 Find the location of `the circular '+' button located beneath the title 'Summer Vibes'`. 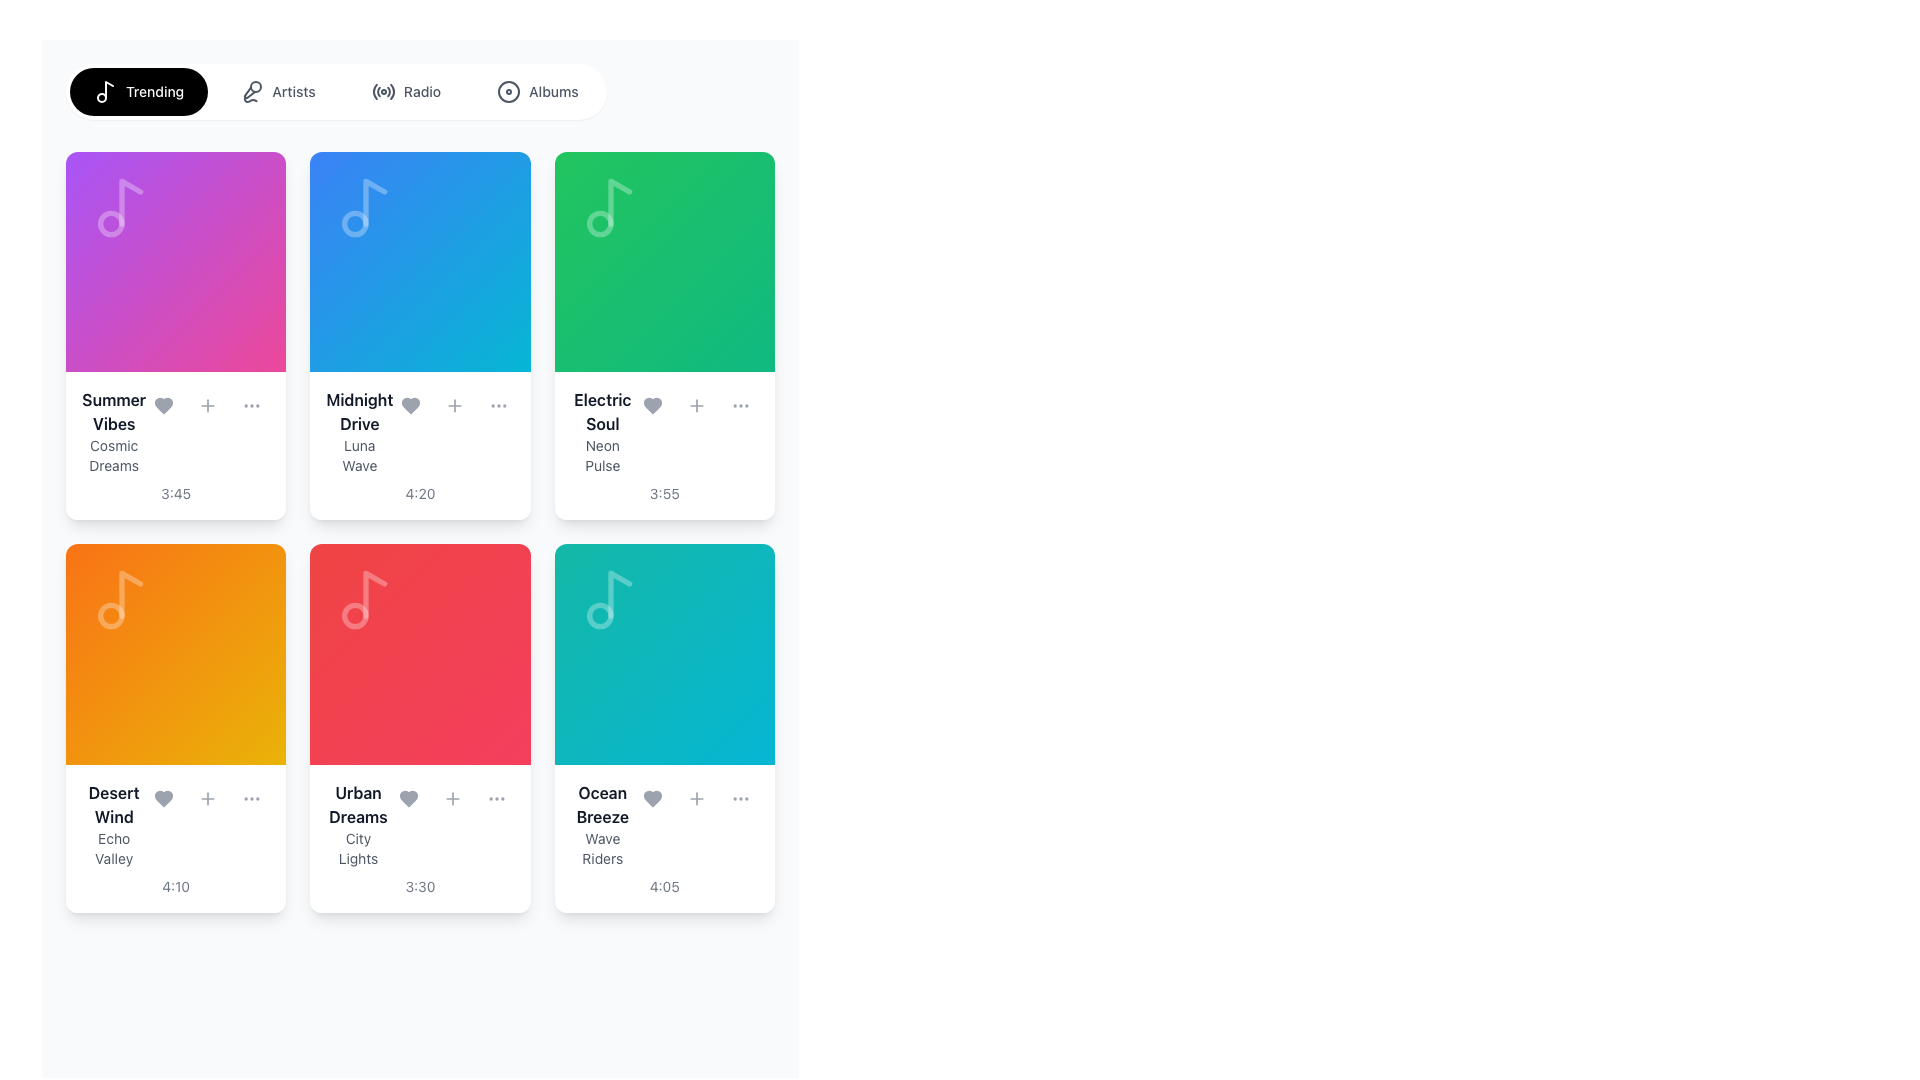

the circular '+' button located beneath the title 'Summer Vibes' is located at coordinates (208, 405).